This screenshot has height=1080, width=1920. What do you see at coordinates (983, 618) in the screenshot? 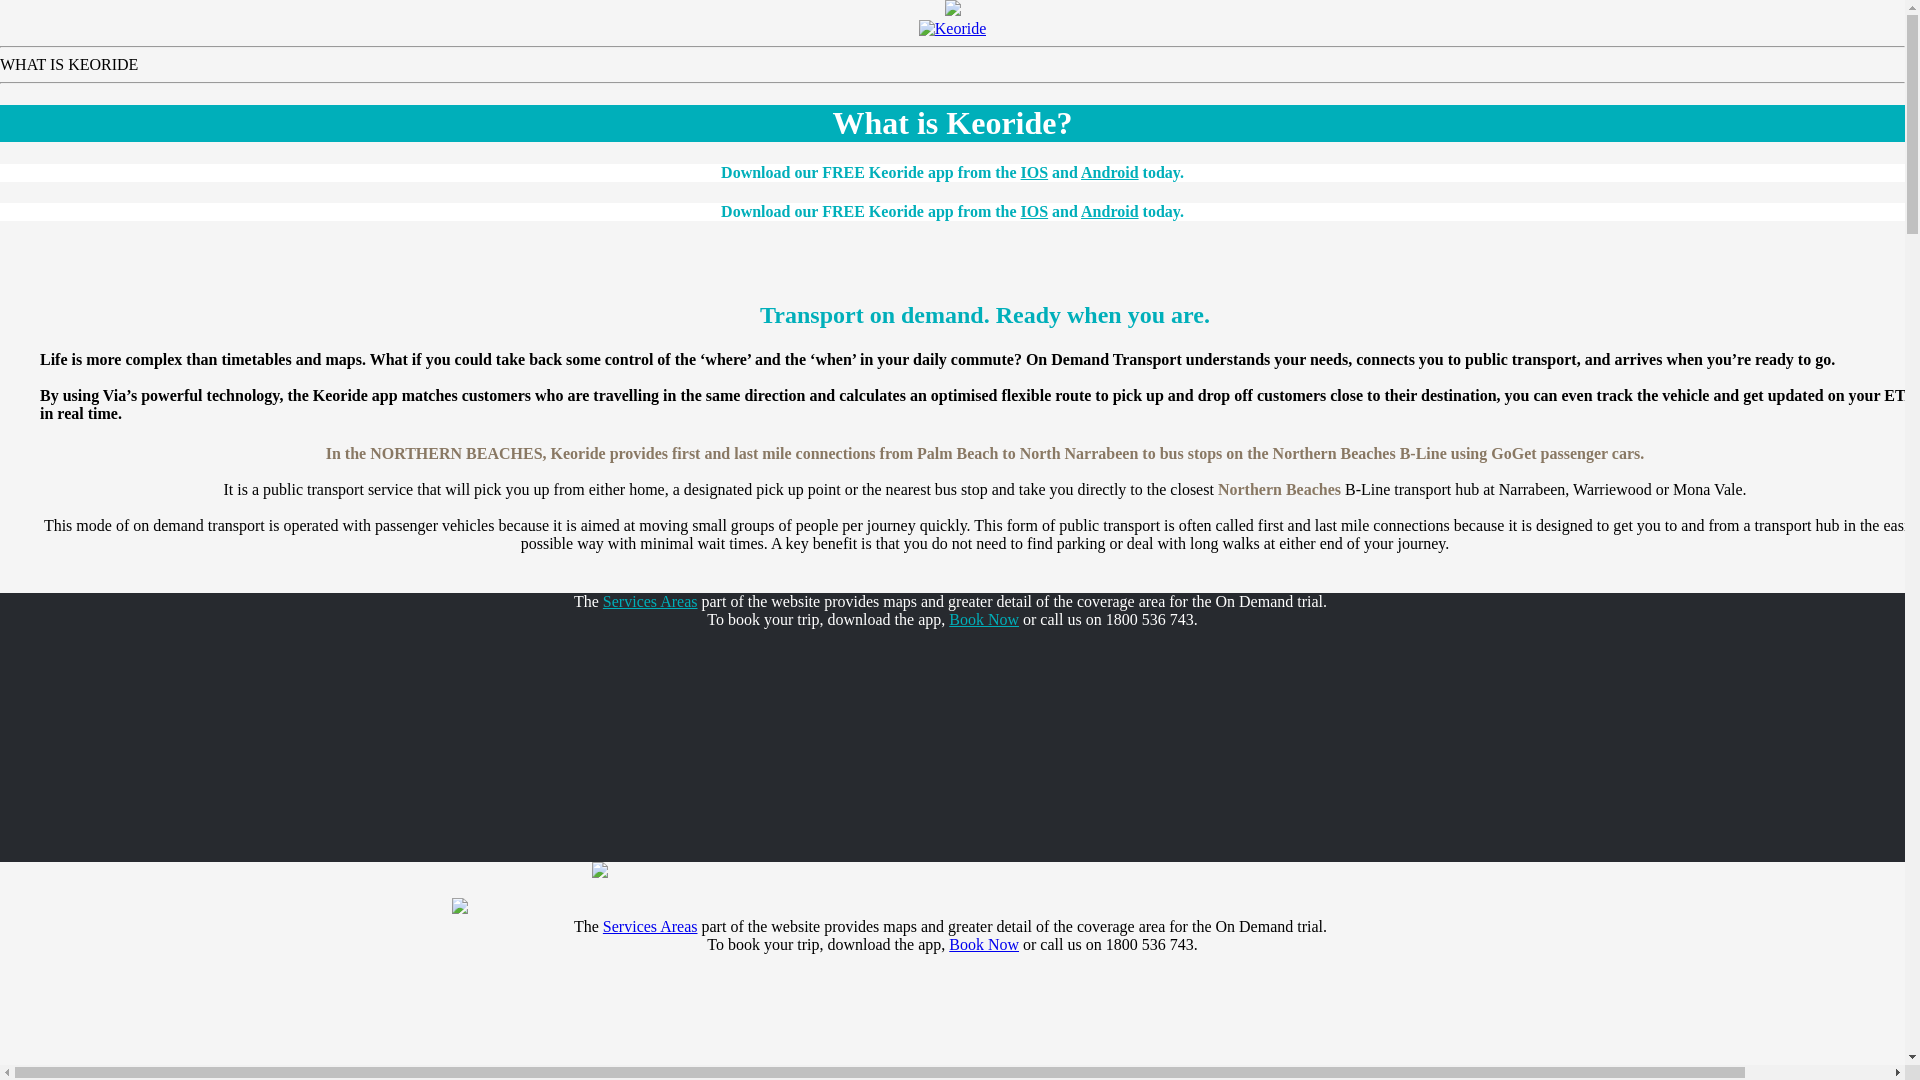
I see `'Book Now'` at bounding box center [983, 618].